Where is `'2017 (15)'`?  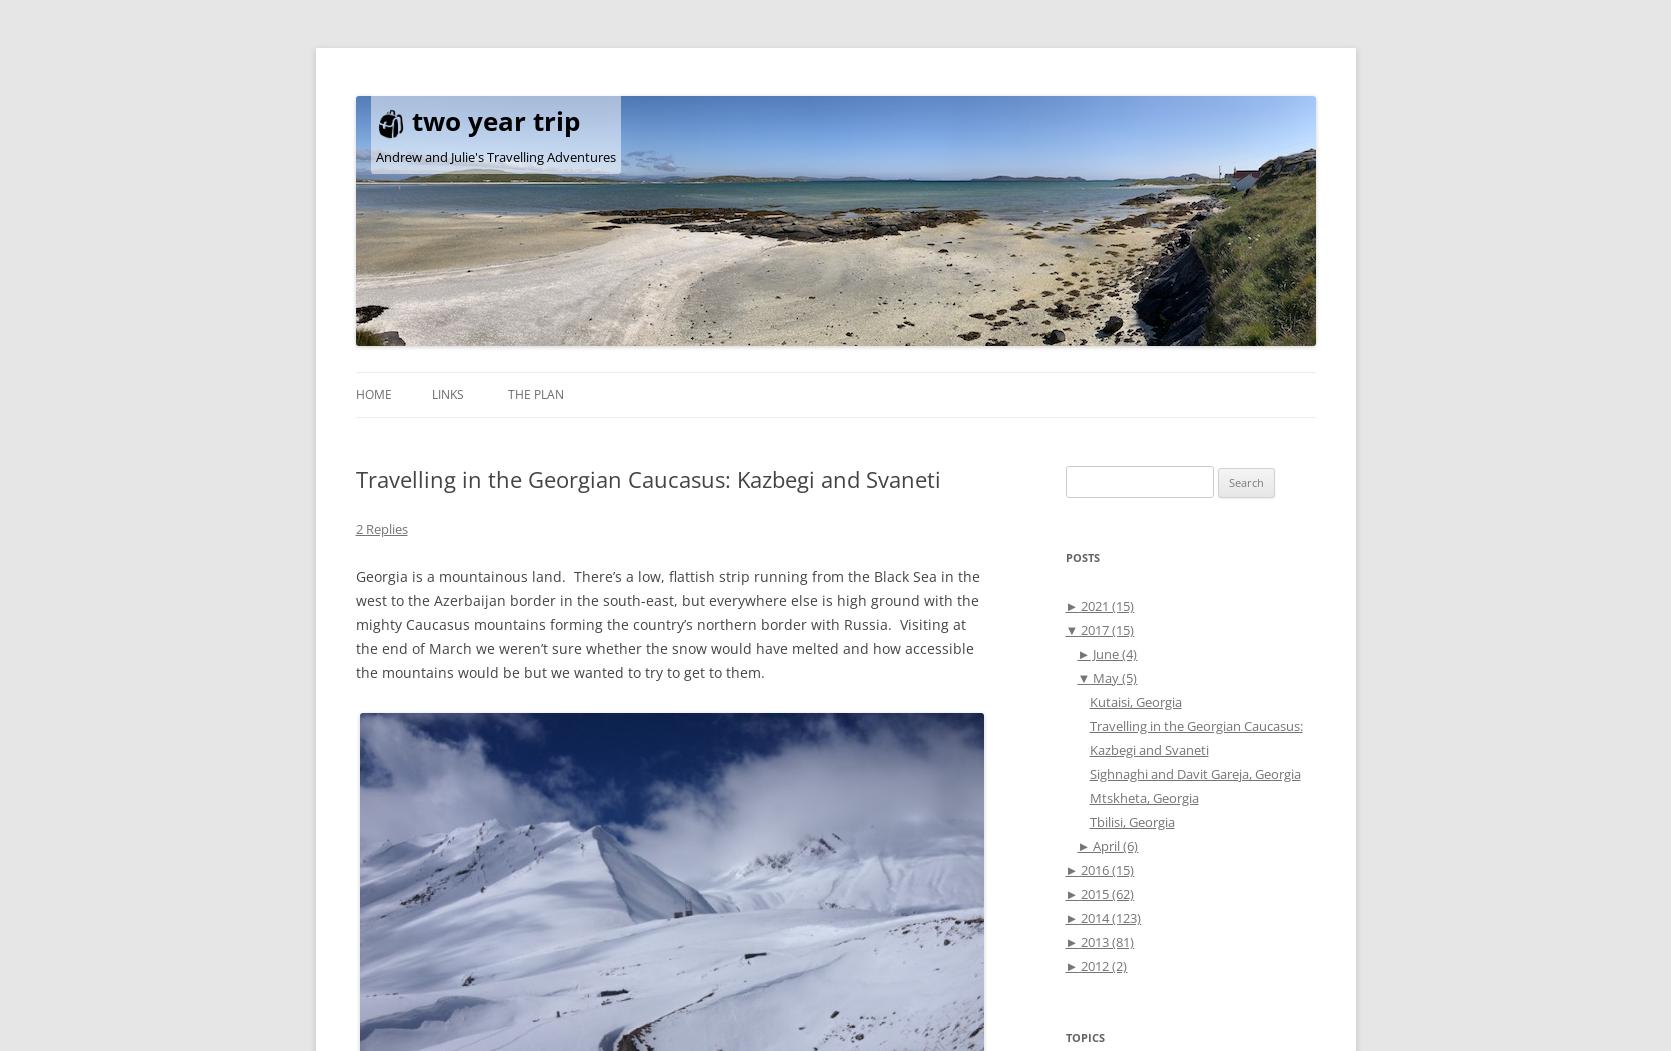
'2017 (15)' is located at coordinates (1105, 628).